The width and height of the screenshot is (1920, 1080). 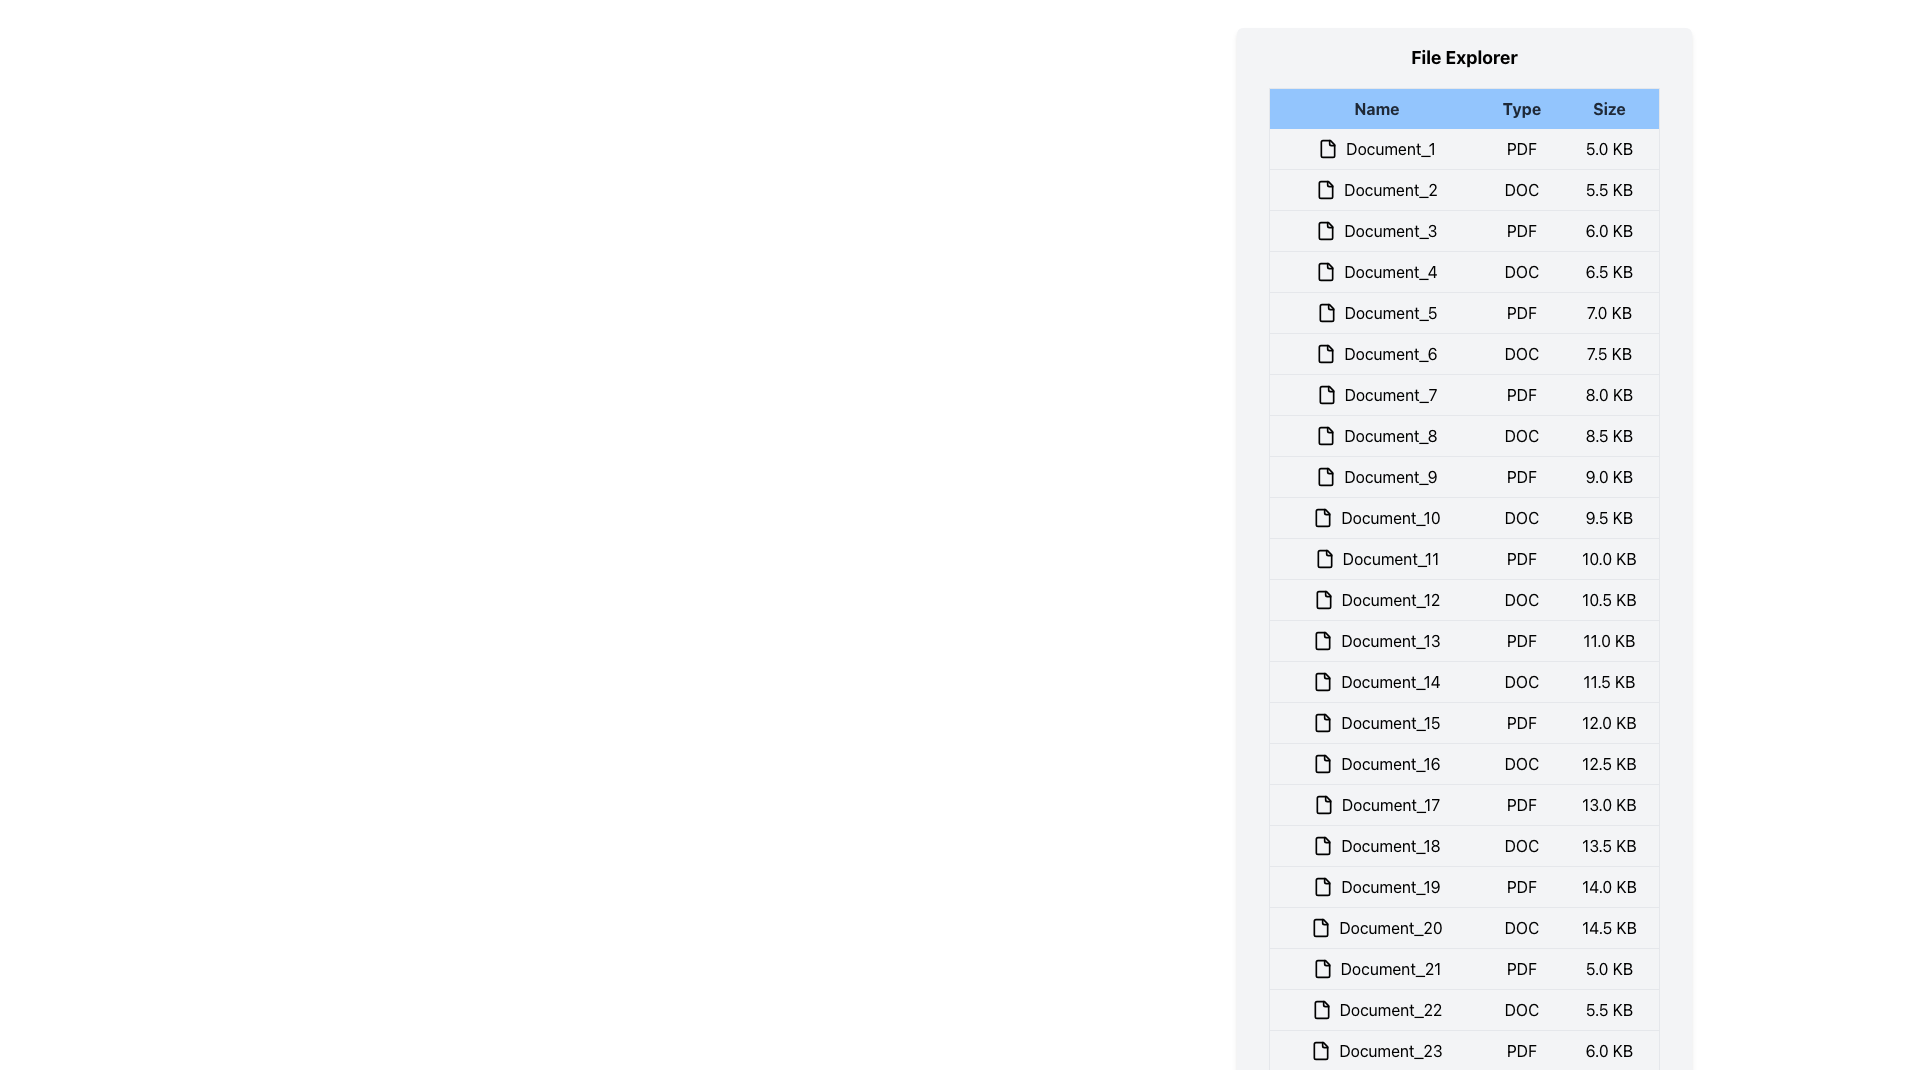 What do you see at coordinates (1520, 108) in the screenshot?
I see `the 'Type' static text label, which serves as the header for the 'Type' column in the file listing table` at bounding box center [1520, 108].